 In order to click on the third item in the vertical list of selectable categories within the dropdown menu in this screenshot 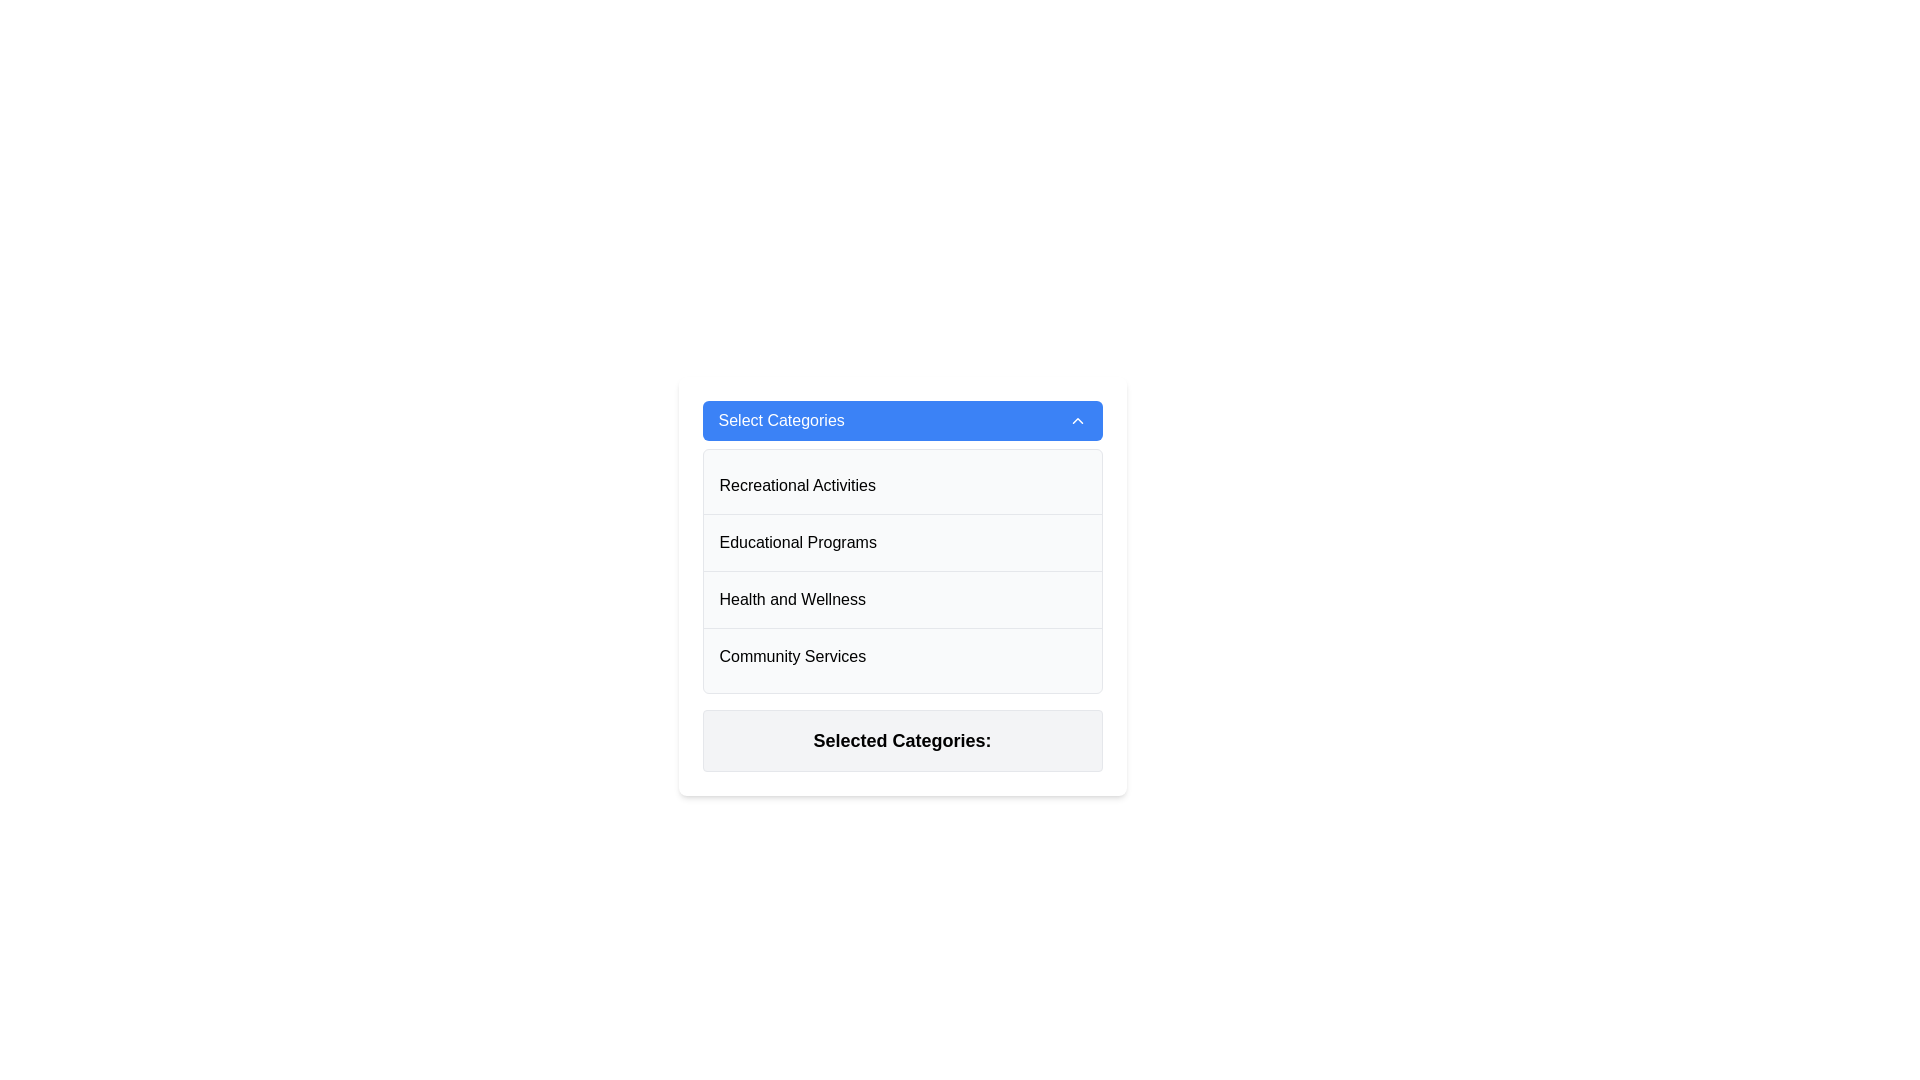, I will do `click(901, 598)`.